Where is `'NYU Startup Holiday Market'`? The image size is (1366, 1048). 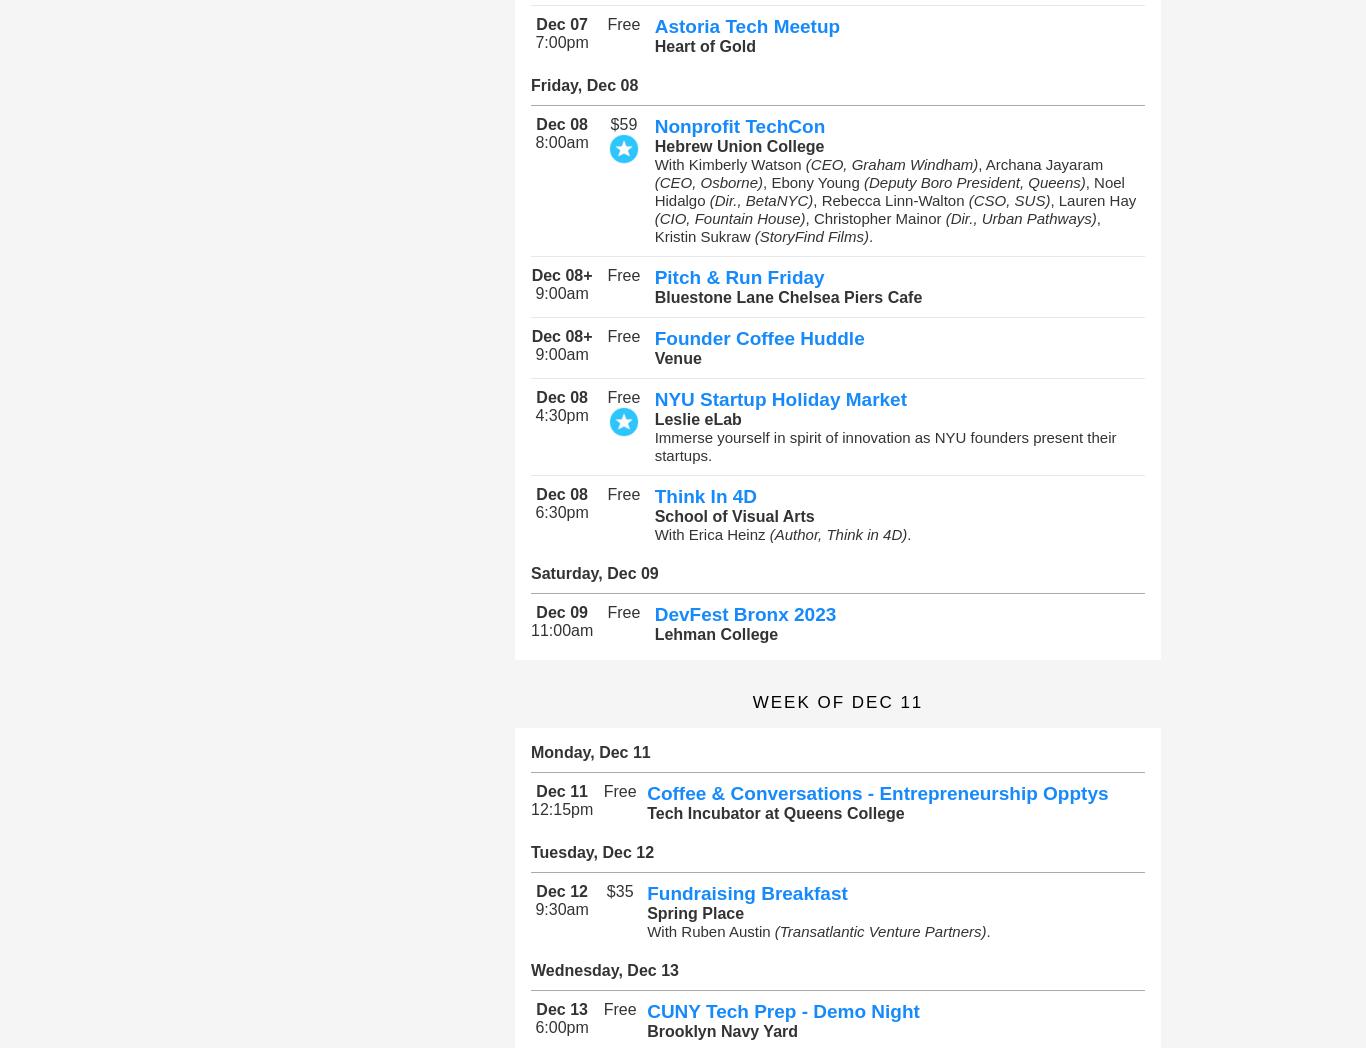
'NYU Startup Holiday Market' is located at coordinates (653, 399).